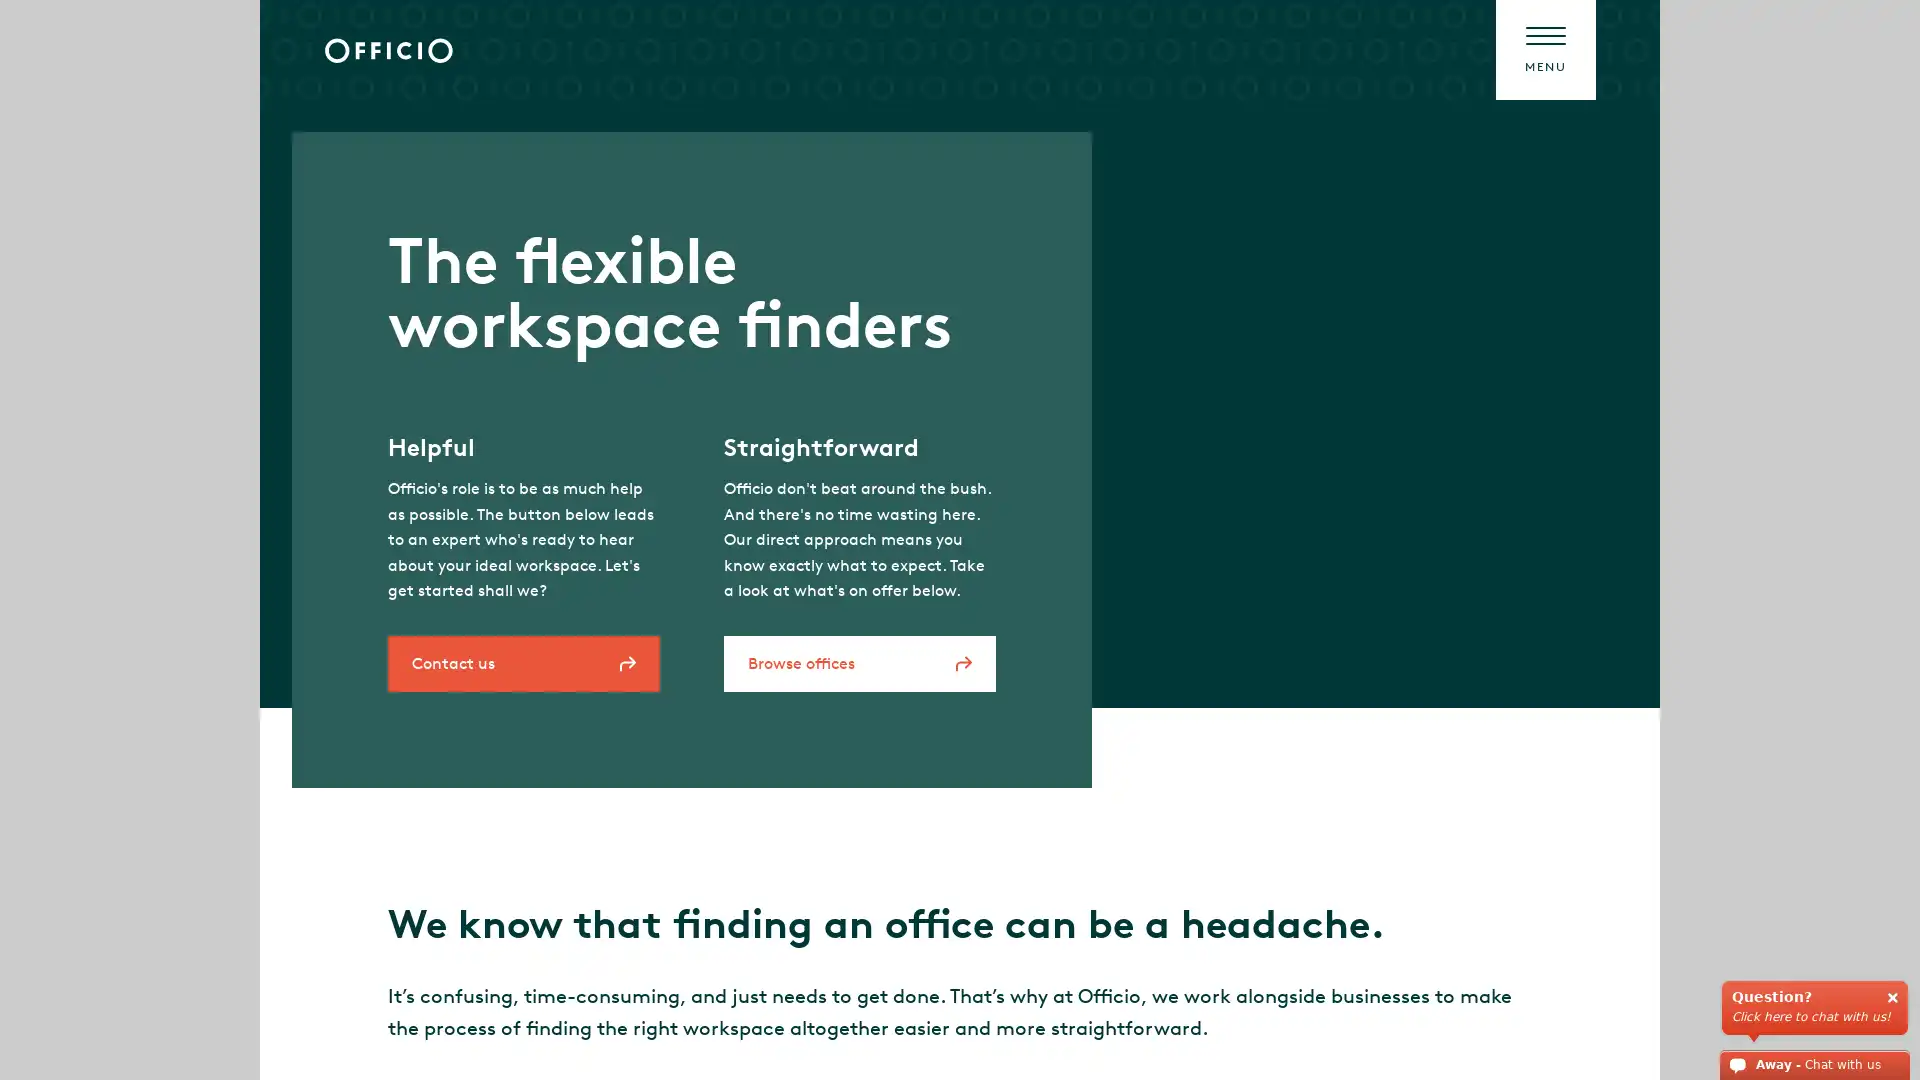 The image size is (1920, 1080). I want to click on MENU, so click(1544, 49).